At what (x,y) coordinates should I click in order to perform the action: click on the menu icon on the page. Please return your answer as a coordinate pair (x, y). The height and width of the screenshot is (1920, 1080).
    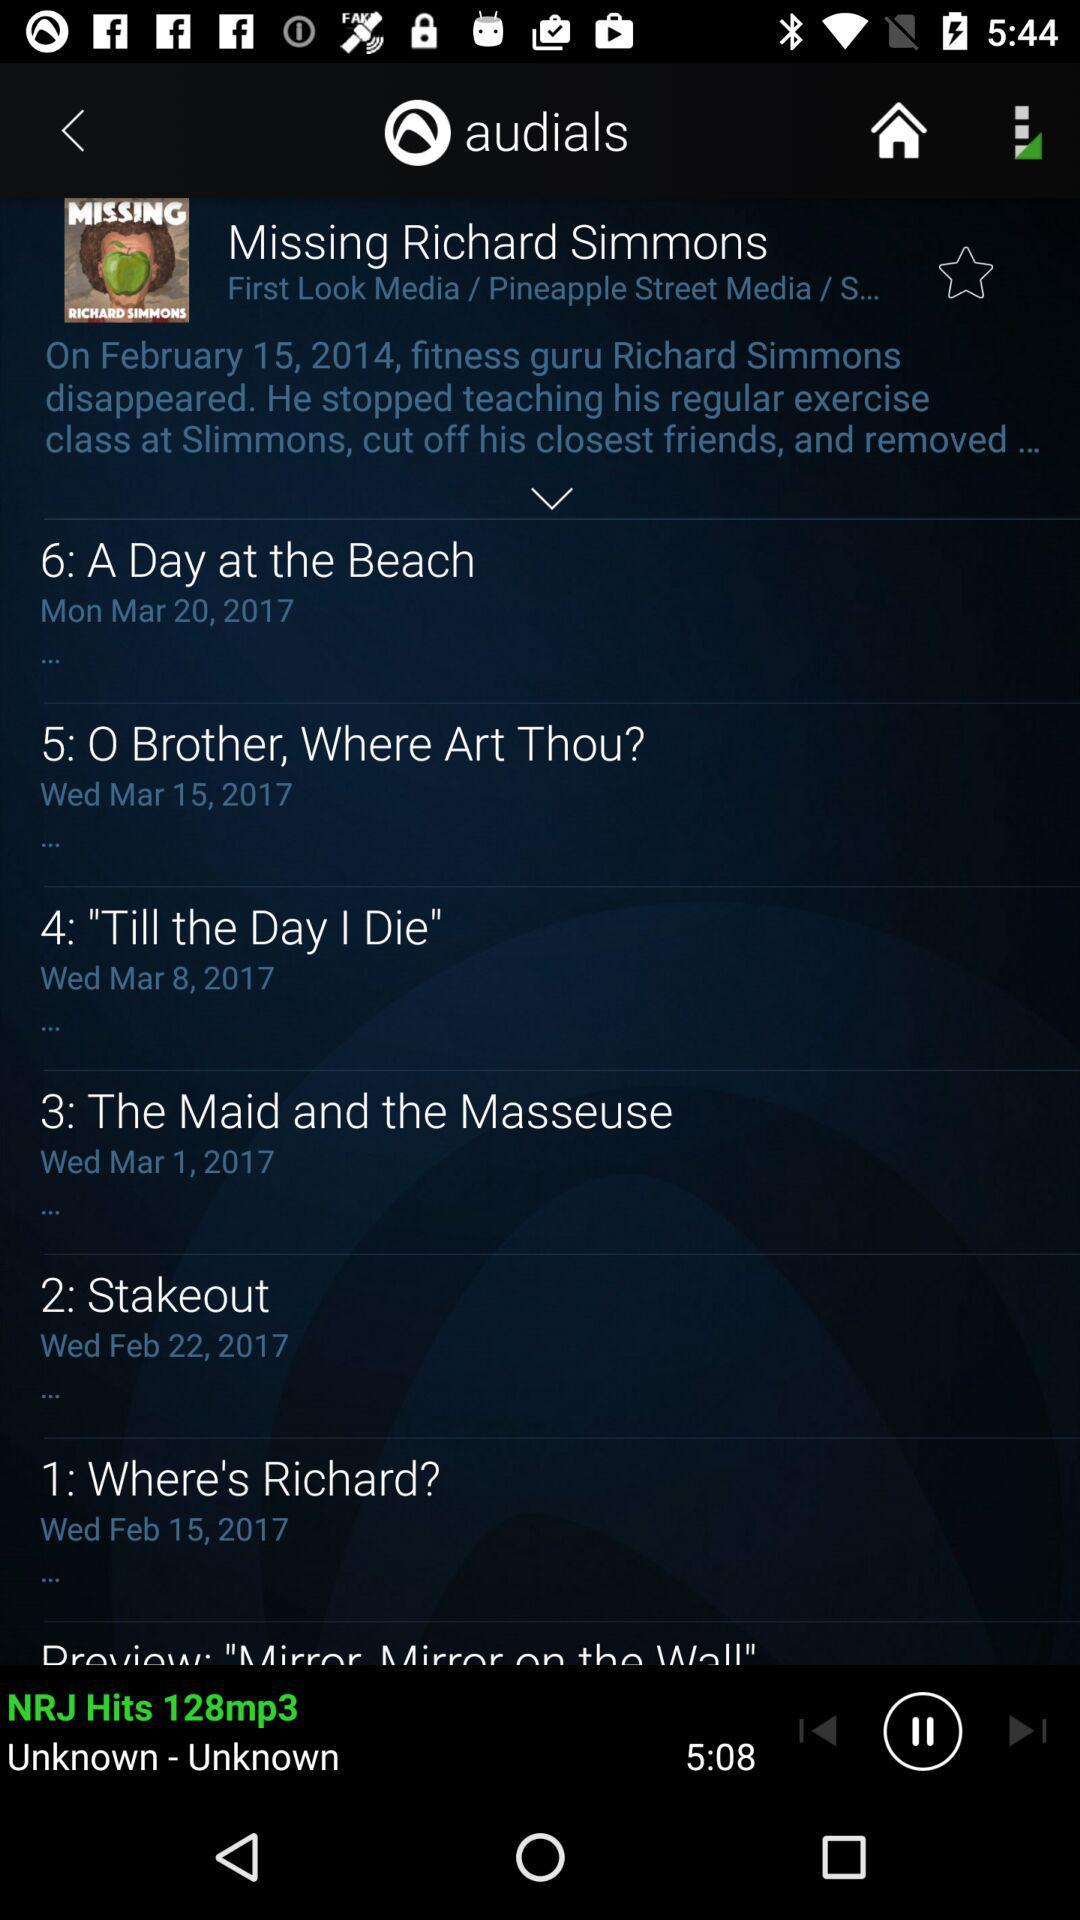
    Looking at the image, I should click on (1019, 129).